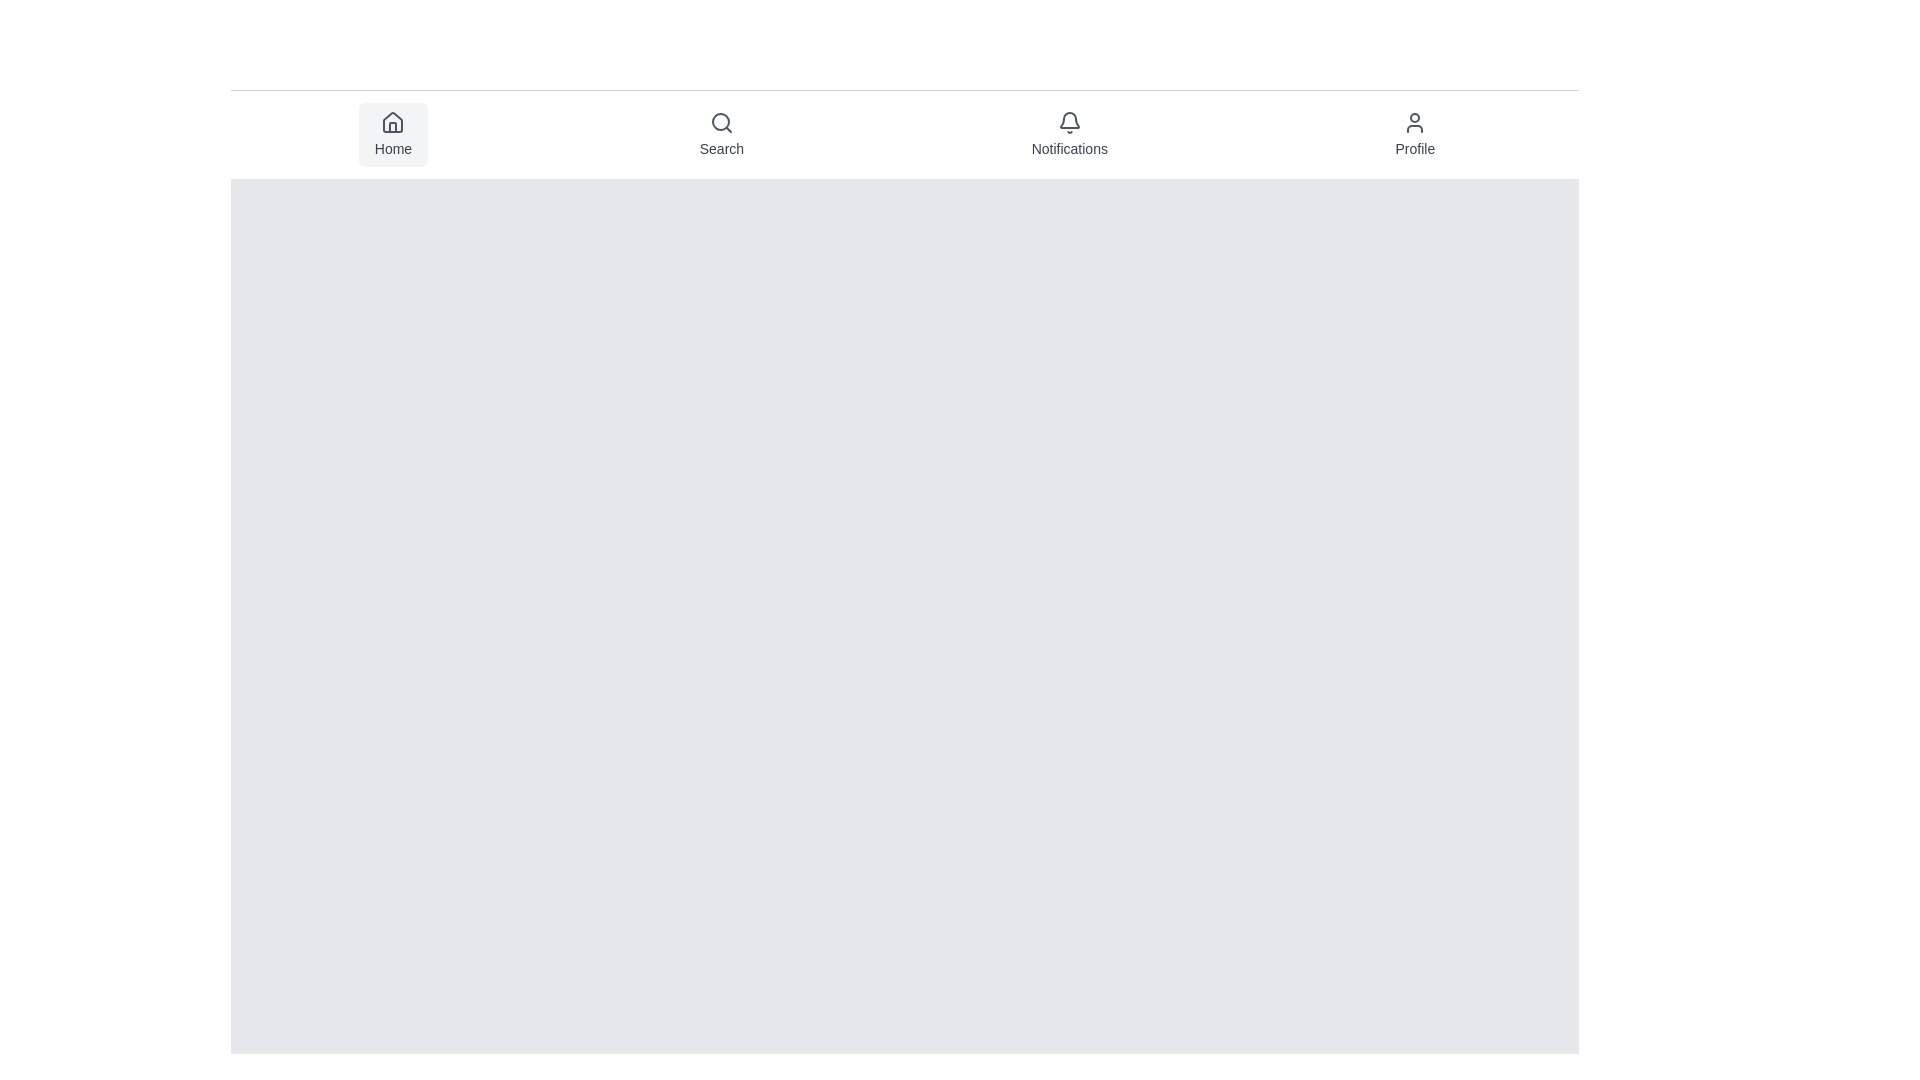  What do you see at coordinates (1068, 135) in the screenshot?
I see `the 'Notifications' button, which features a bell icon and is the third item in the top navigation bar` at bounding box center [1068, 135].